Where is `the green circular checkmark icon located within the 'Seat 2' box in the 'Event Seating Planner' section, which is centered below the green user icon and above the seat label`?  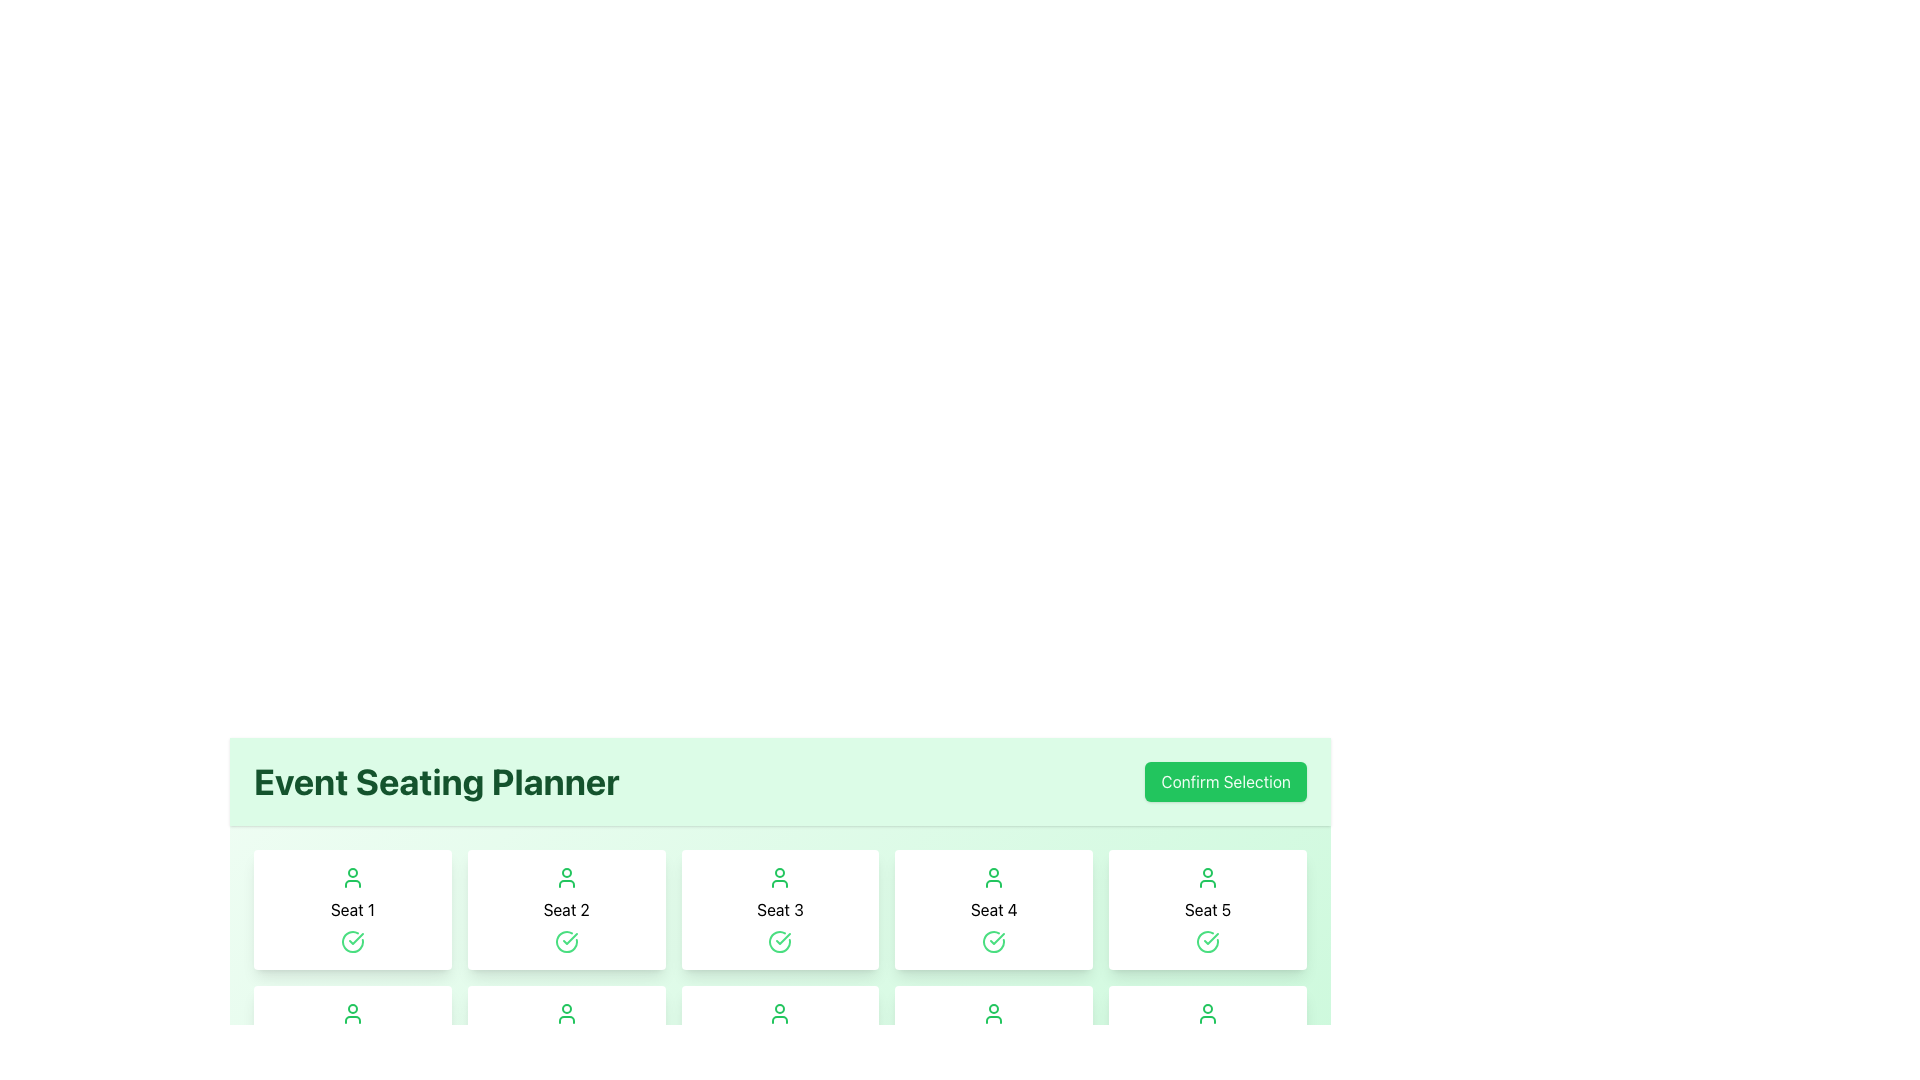
the green circular checkmark icon located within the 'Seat 2' box in the 'Event Seating Planner' section, which is centered below the green user icon and above the seat label is located at coordinates (565, 941).